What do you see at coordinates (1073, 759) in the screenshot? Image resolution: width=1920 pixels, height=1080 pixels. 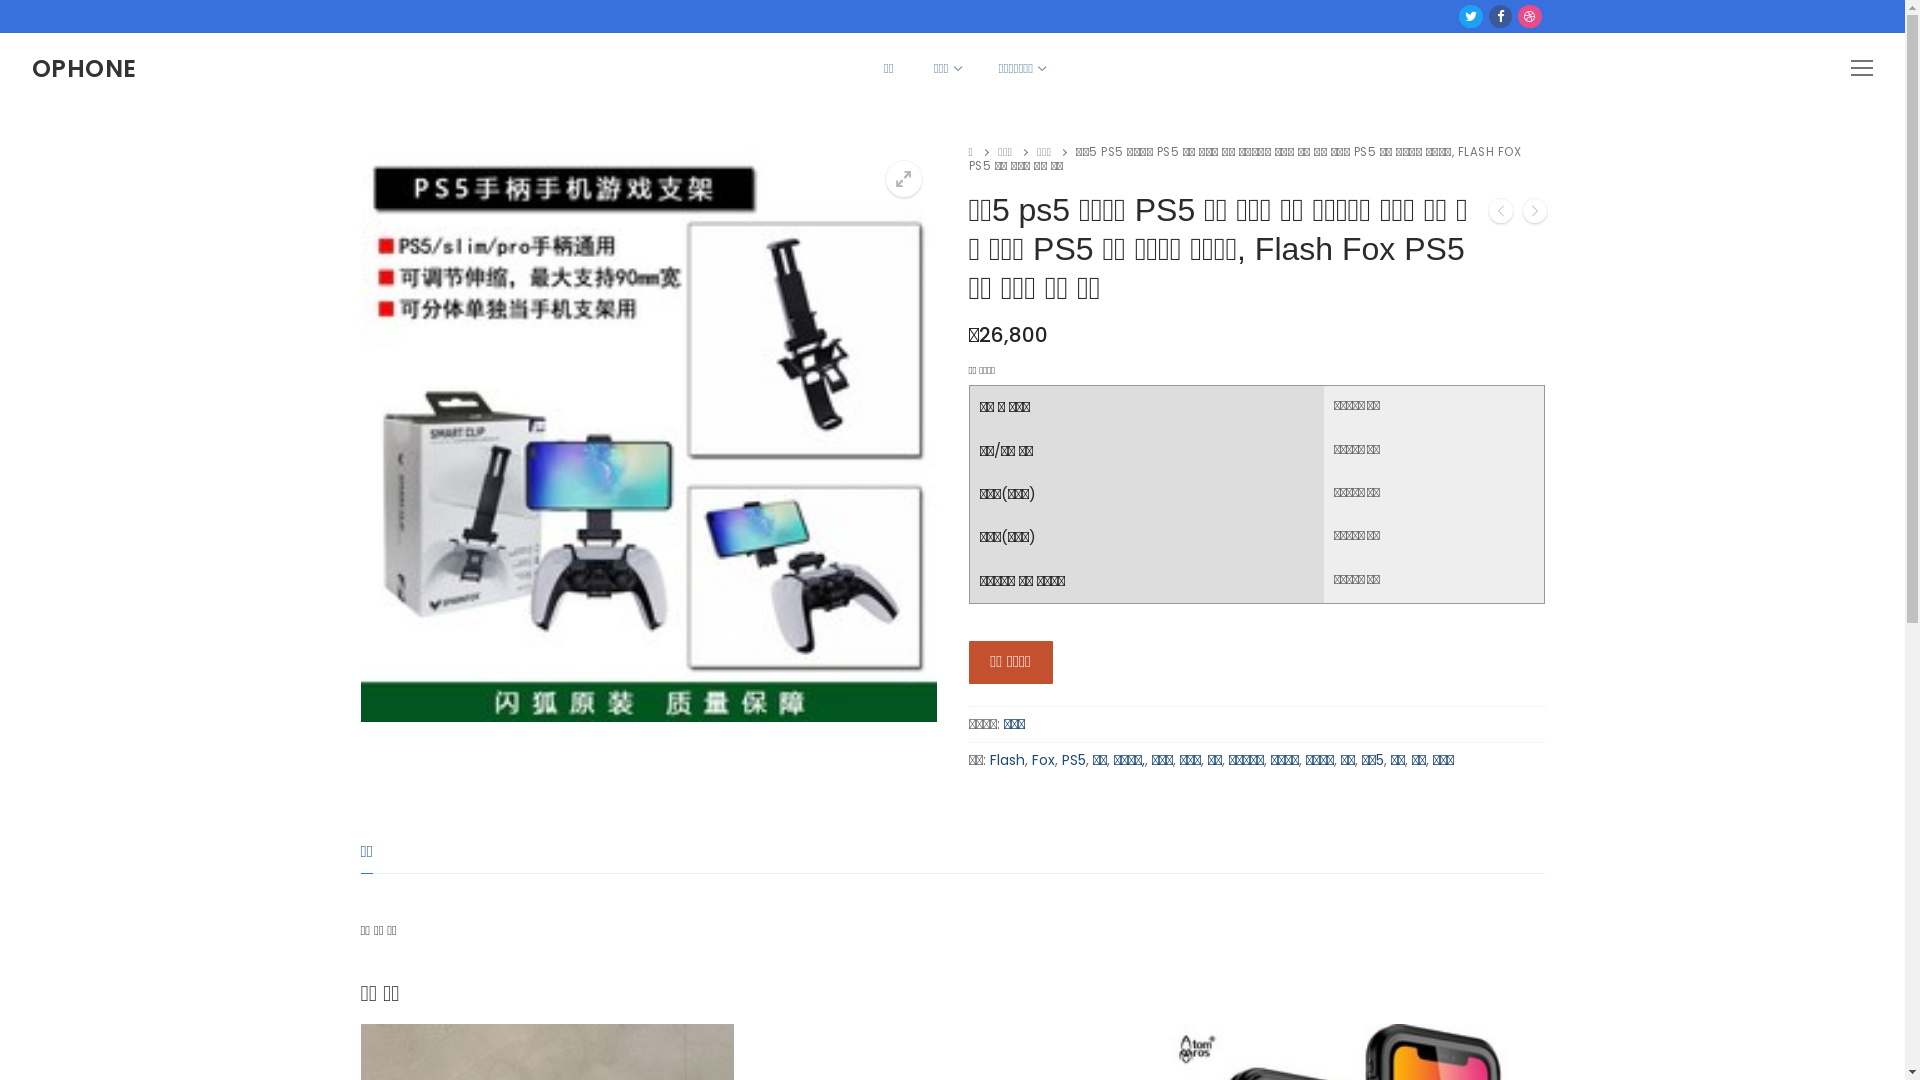 I see `'PS5'` at bounding box center [1073, 759].